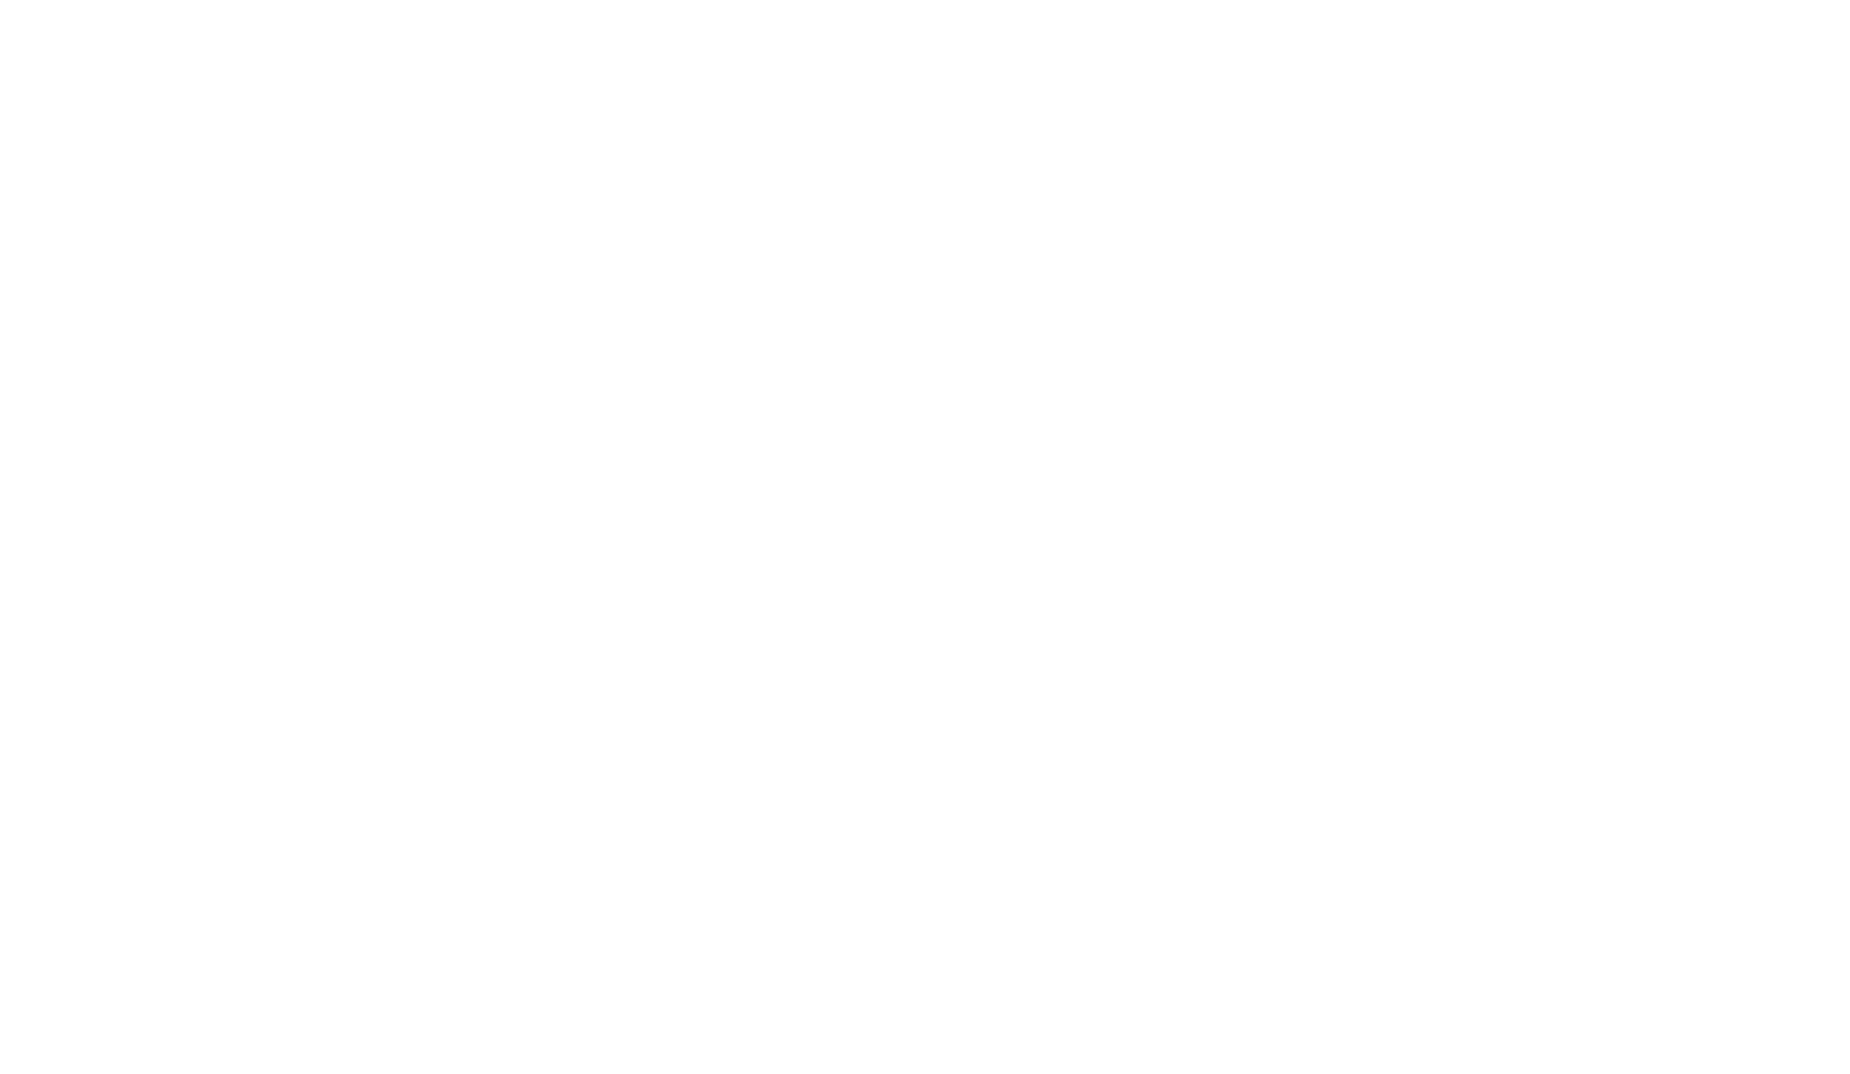  I want to click on 'Spotted par Jeca', so click(1338, 259).